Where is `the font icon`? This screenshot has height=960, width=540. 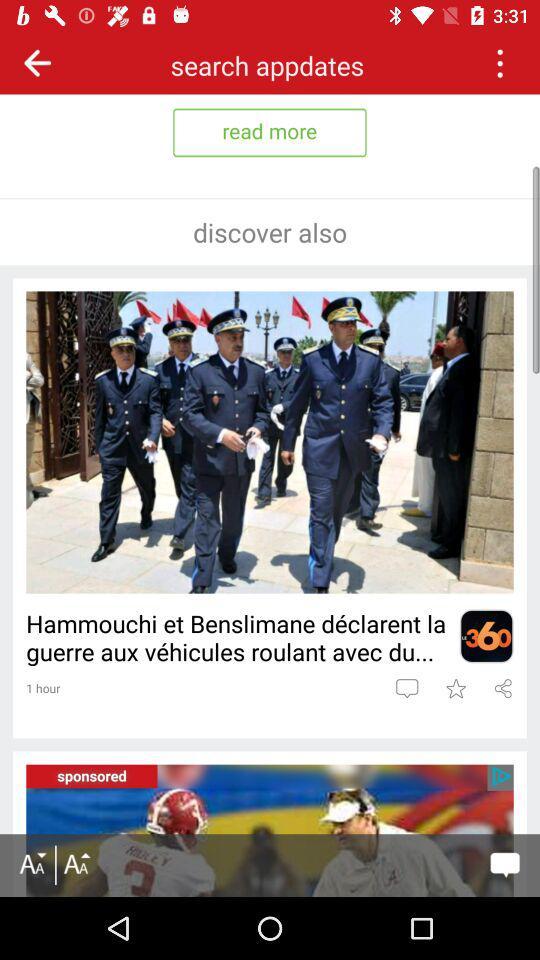 the font icon is located at coordinates (75, 864).